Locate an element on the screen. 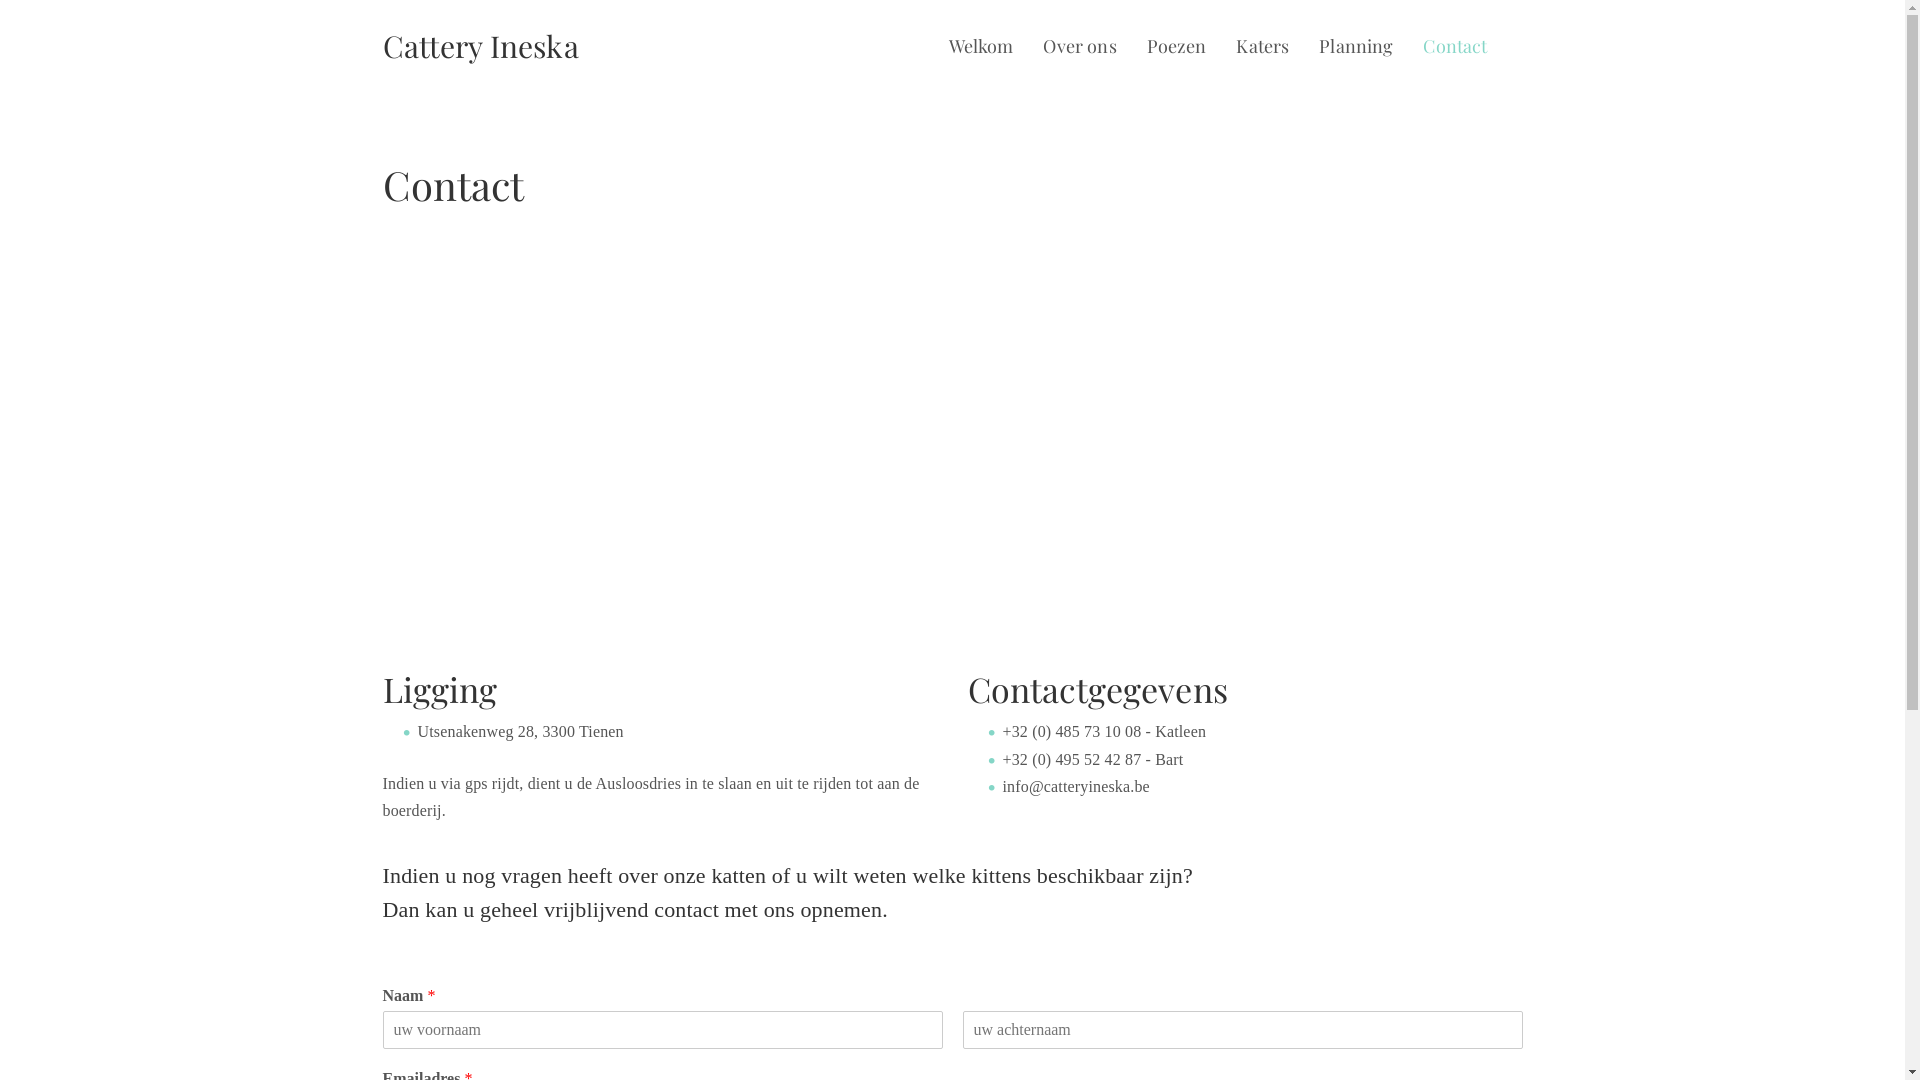 The width and height of the screenshot is (1920, 1080). 'Poezen' is located at coordinates (1176, 45).